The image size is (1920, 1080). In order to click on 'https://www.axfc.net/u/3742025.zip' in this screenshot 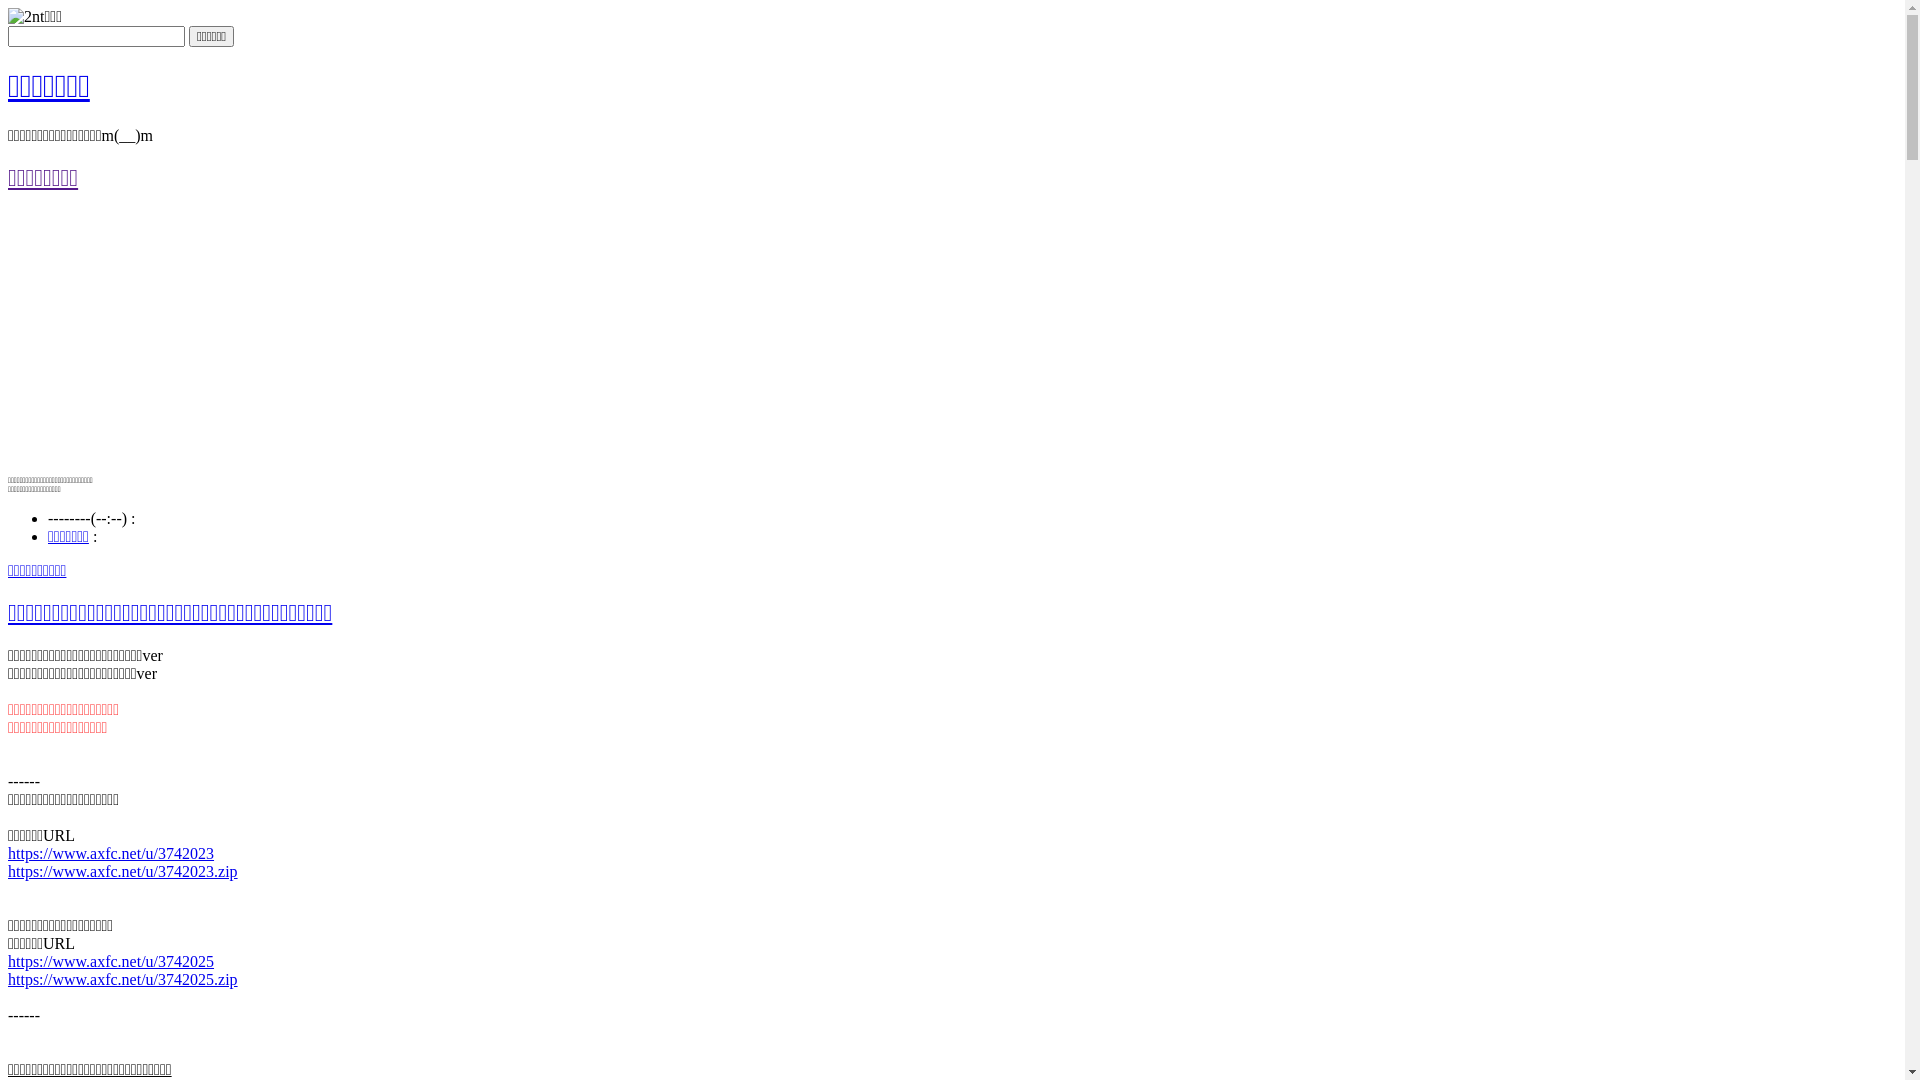, I will do `click(122, 977)`.